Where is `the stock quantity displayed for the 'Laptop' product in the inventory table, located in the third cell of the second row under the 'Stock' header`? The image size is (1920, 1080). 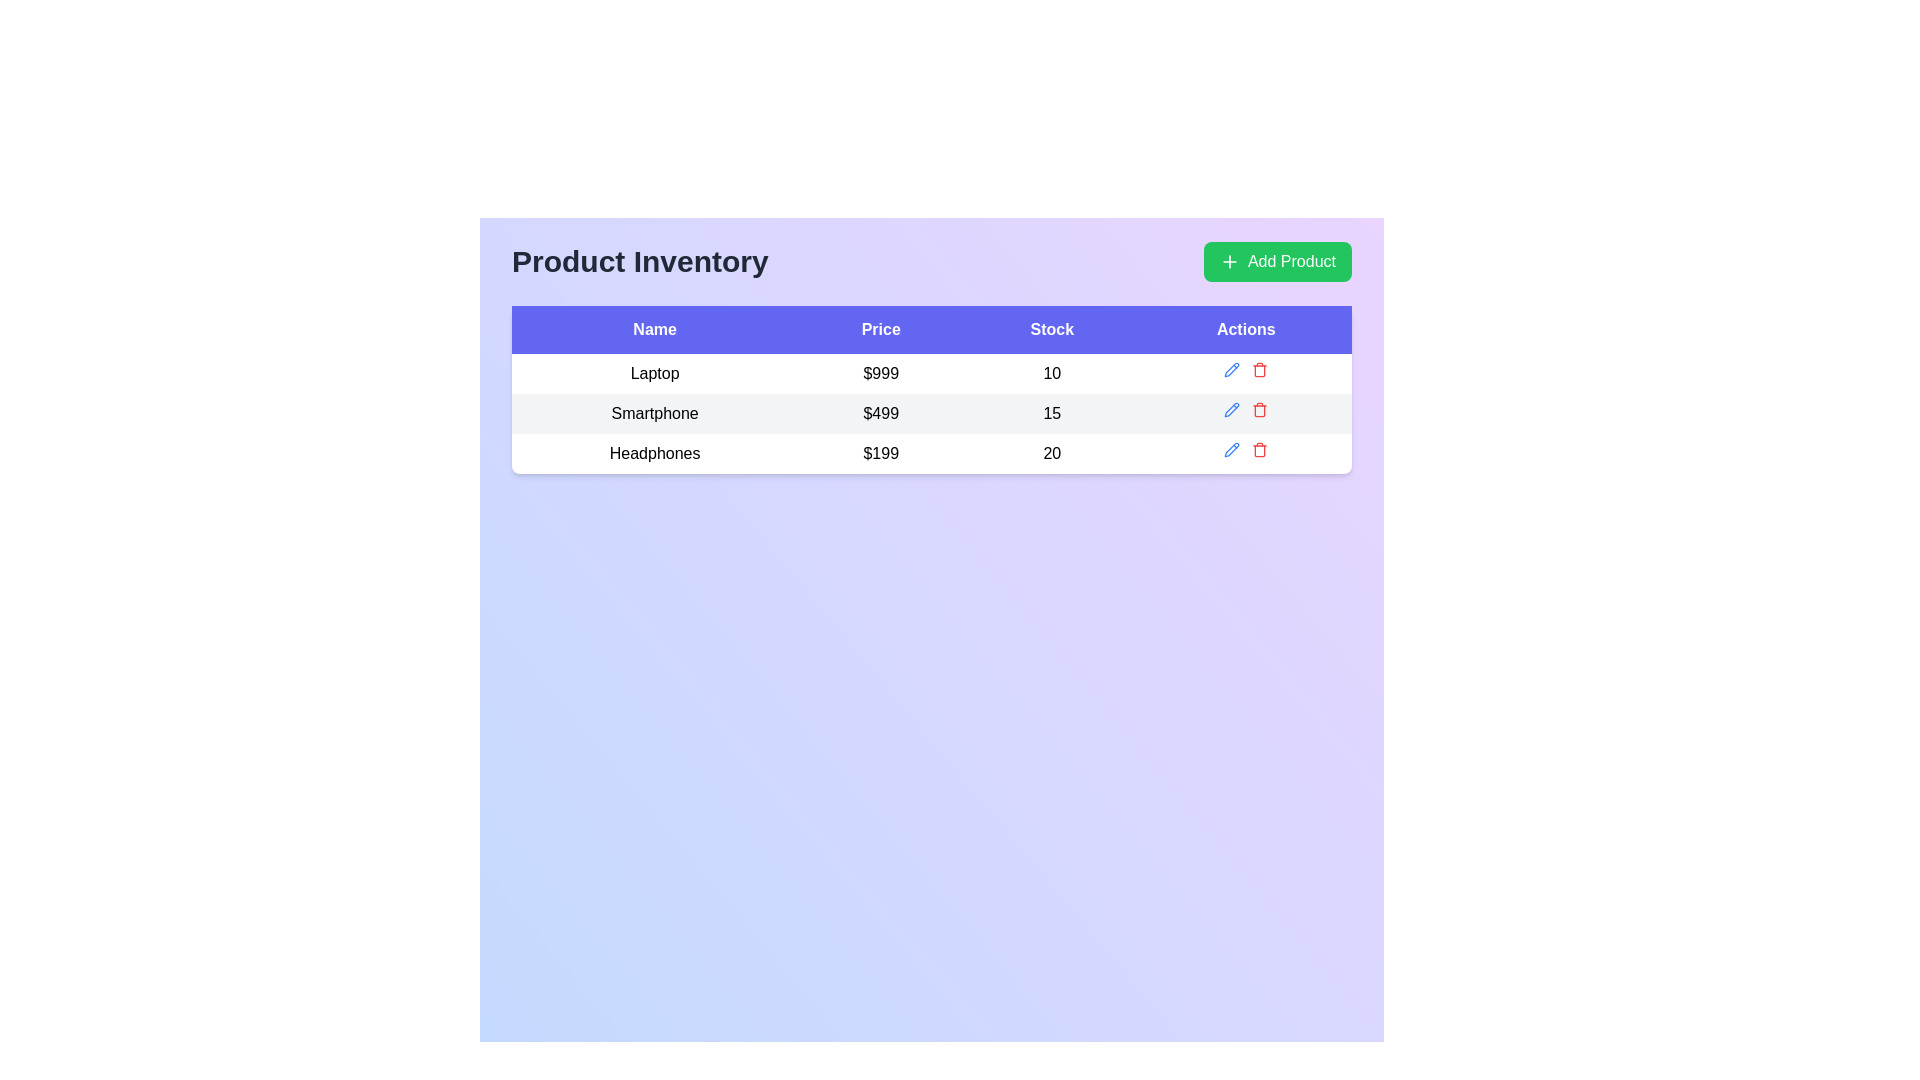 the stock quantity displayed for the 'Laptop' product in the inventory table, located in the third cell of the second row under the 'Stock' header is located at coordinates (1051, 374).